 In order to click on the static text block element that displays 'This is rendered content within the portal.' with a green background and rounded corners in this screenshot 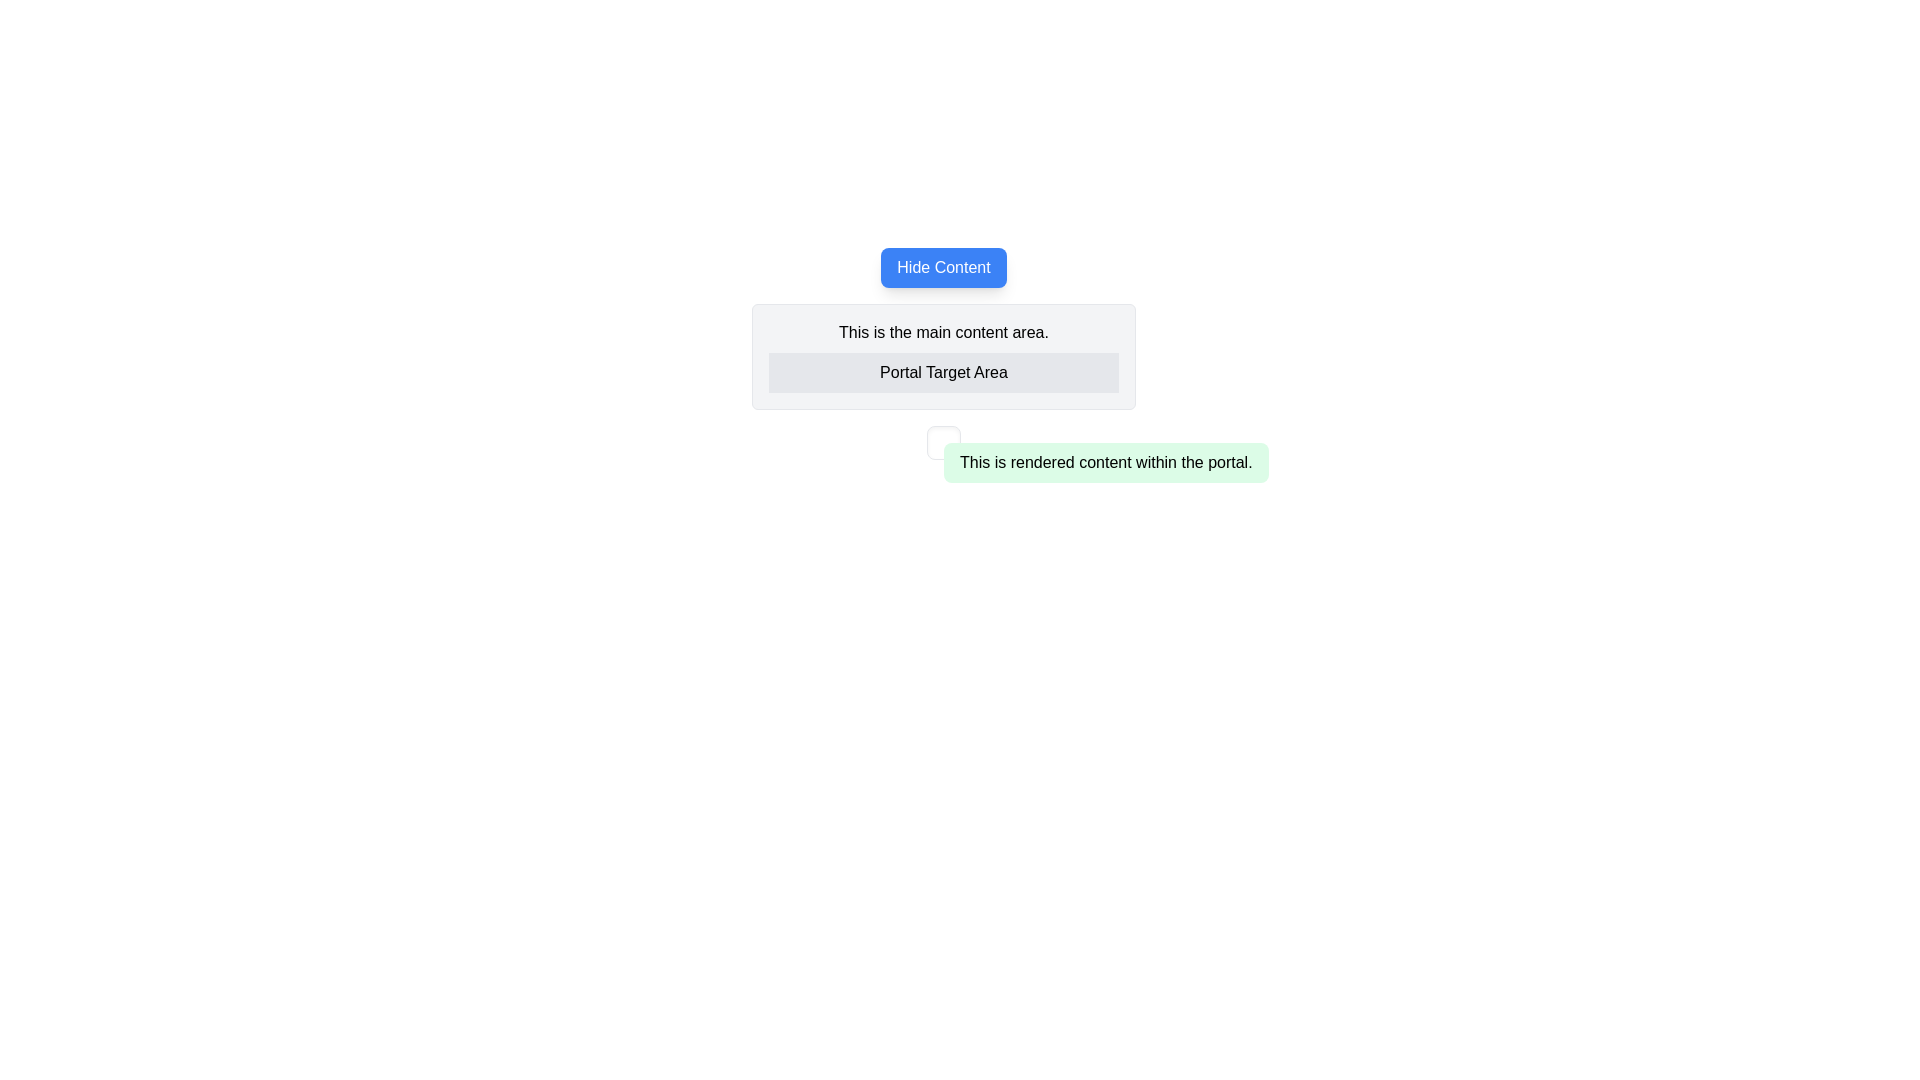, I will do `click(1105, 462)`.